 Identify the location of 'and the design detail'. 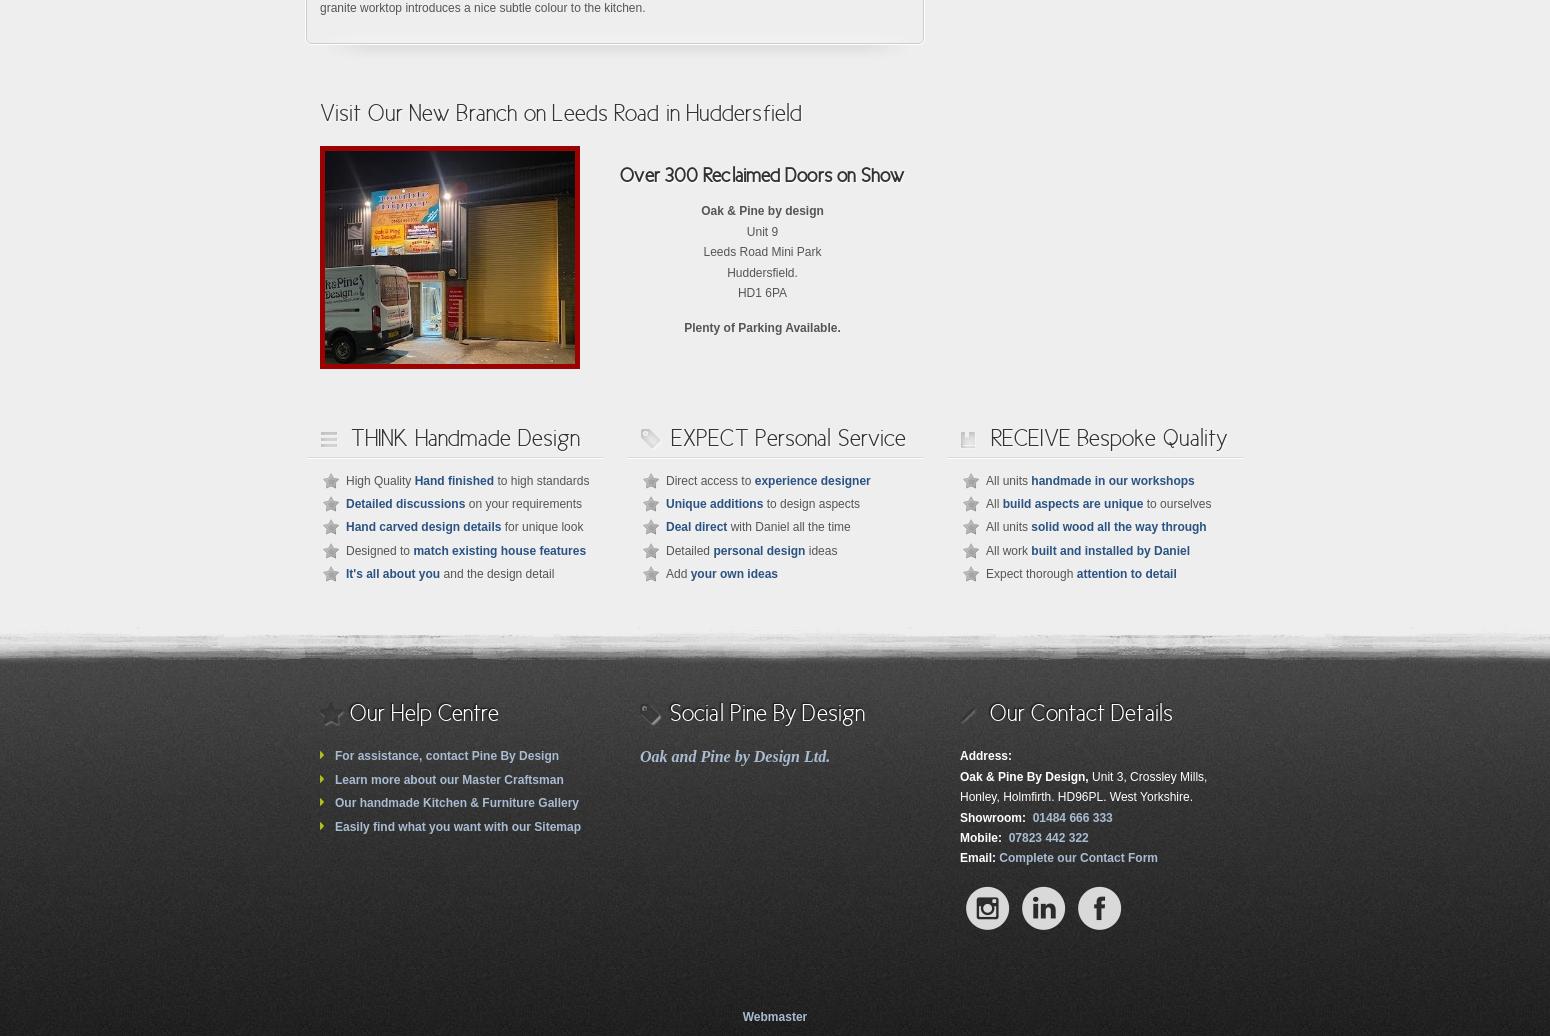
(495, 574).